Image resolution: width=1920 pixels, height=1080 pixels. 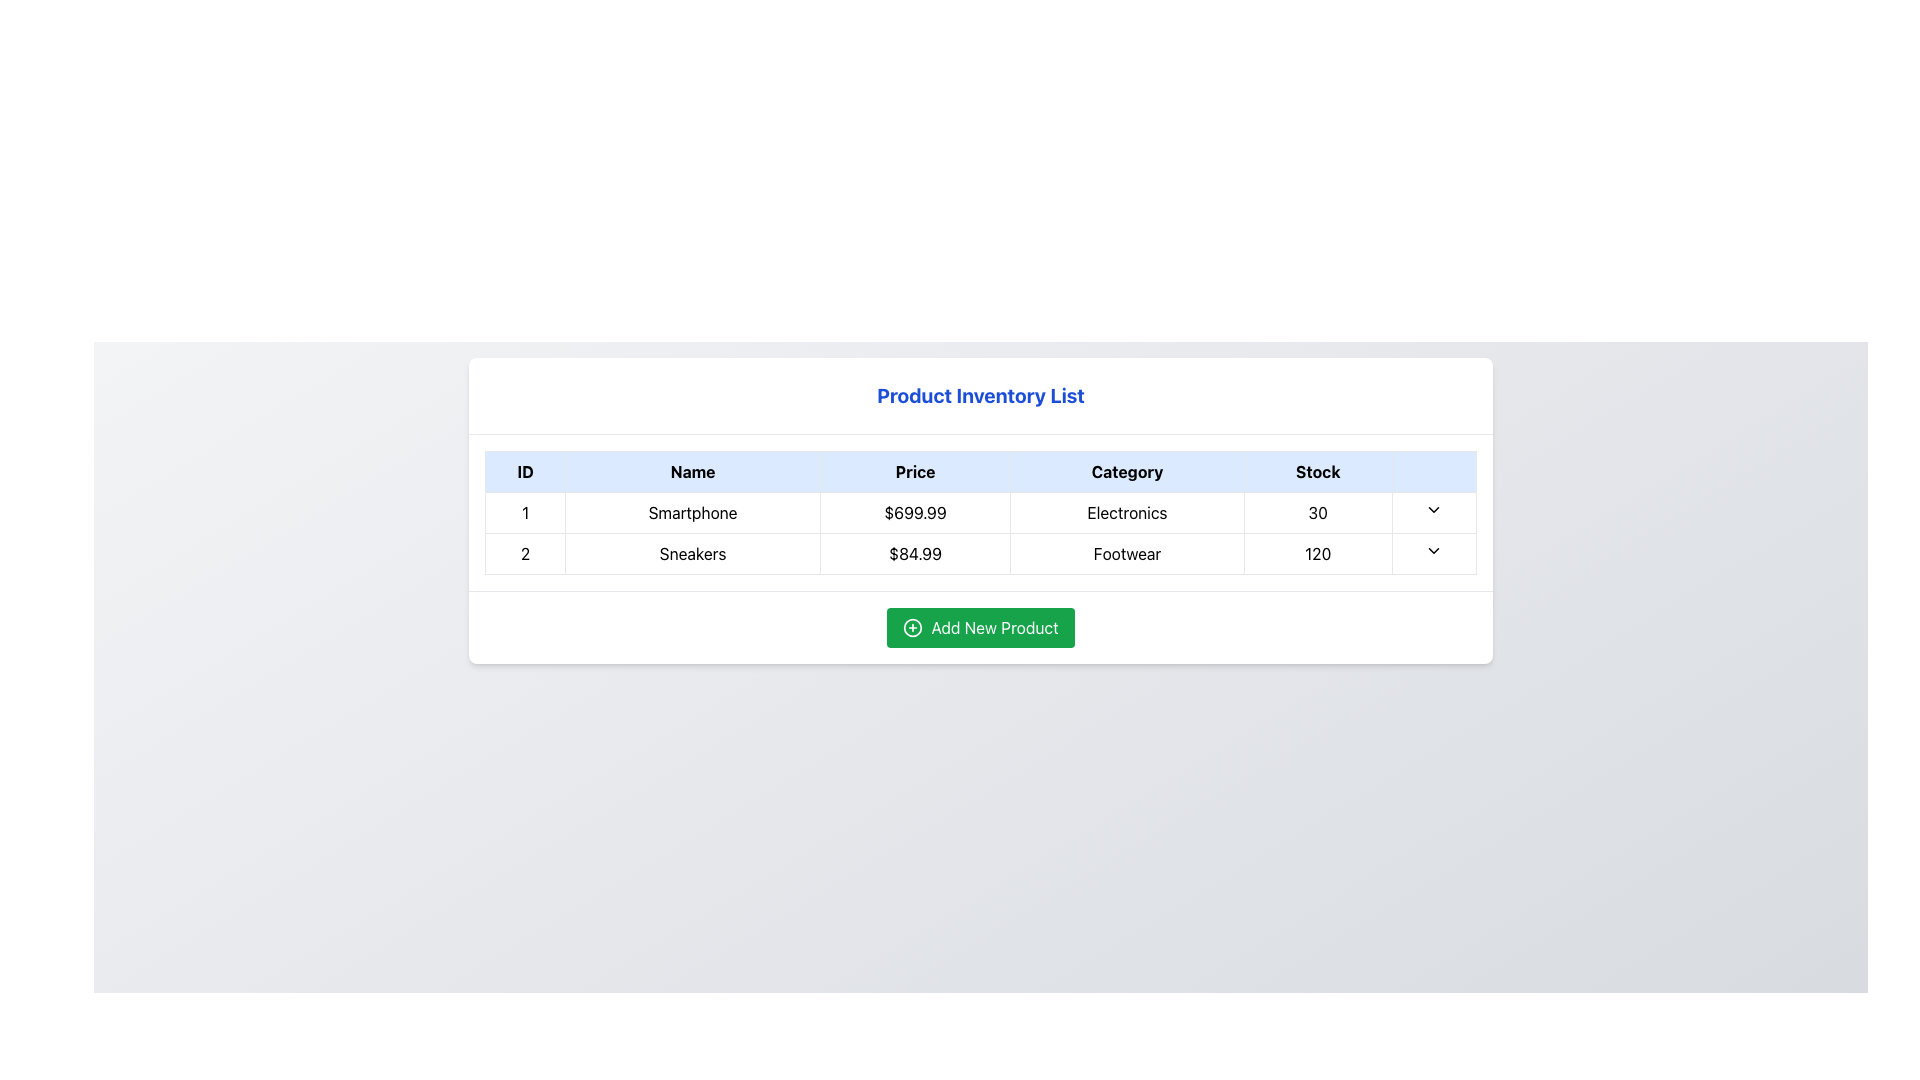 What do you see at coordinates (1318, 512) in the screenshot?
I see `the static text display showing '30' in the 'Stock' column of the first row in the table layout` at bounding box center [1318, 512].